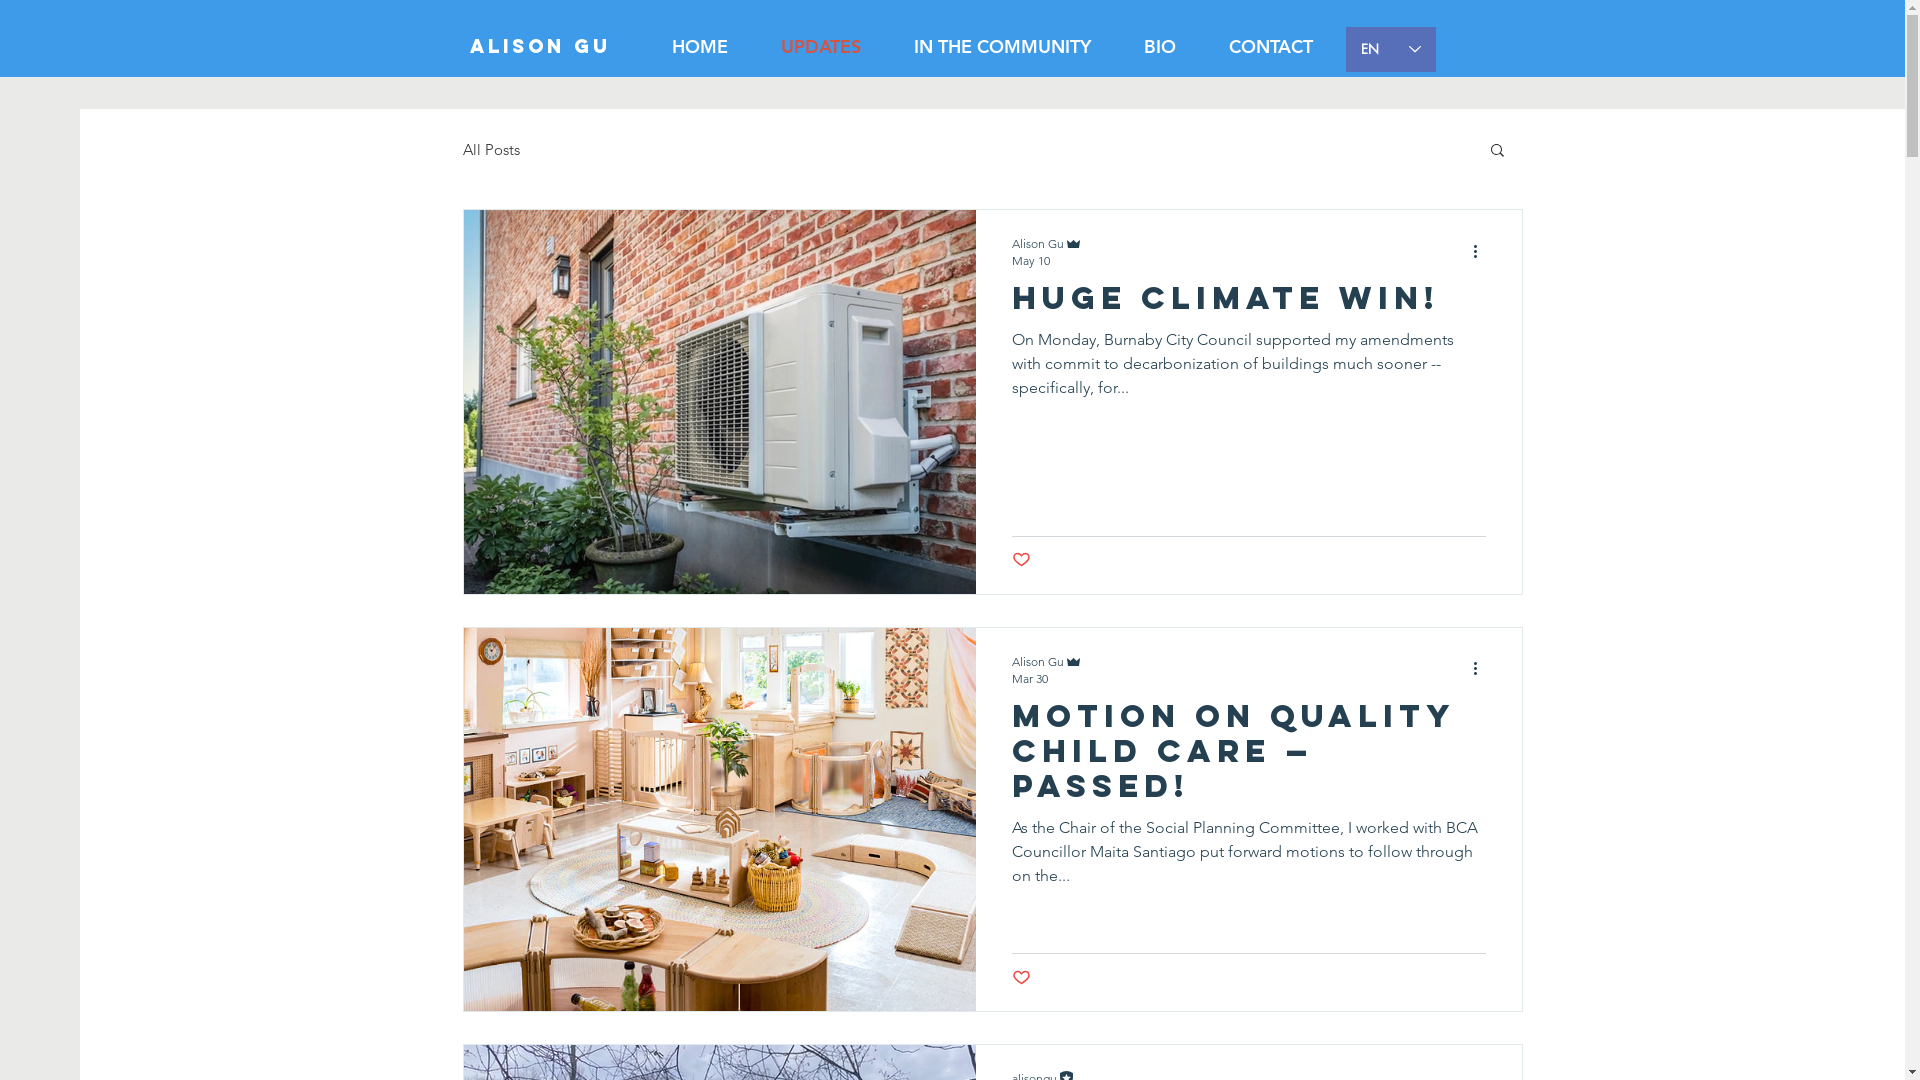 This screenshot has width=1920, height=1080. What do you see at coordinates (1269, 45) in the screenshot?
I see `'CONTACT'` at bounding box center [1269, 45].